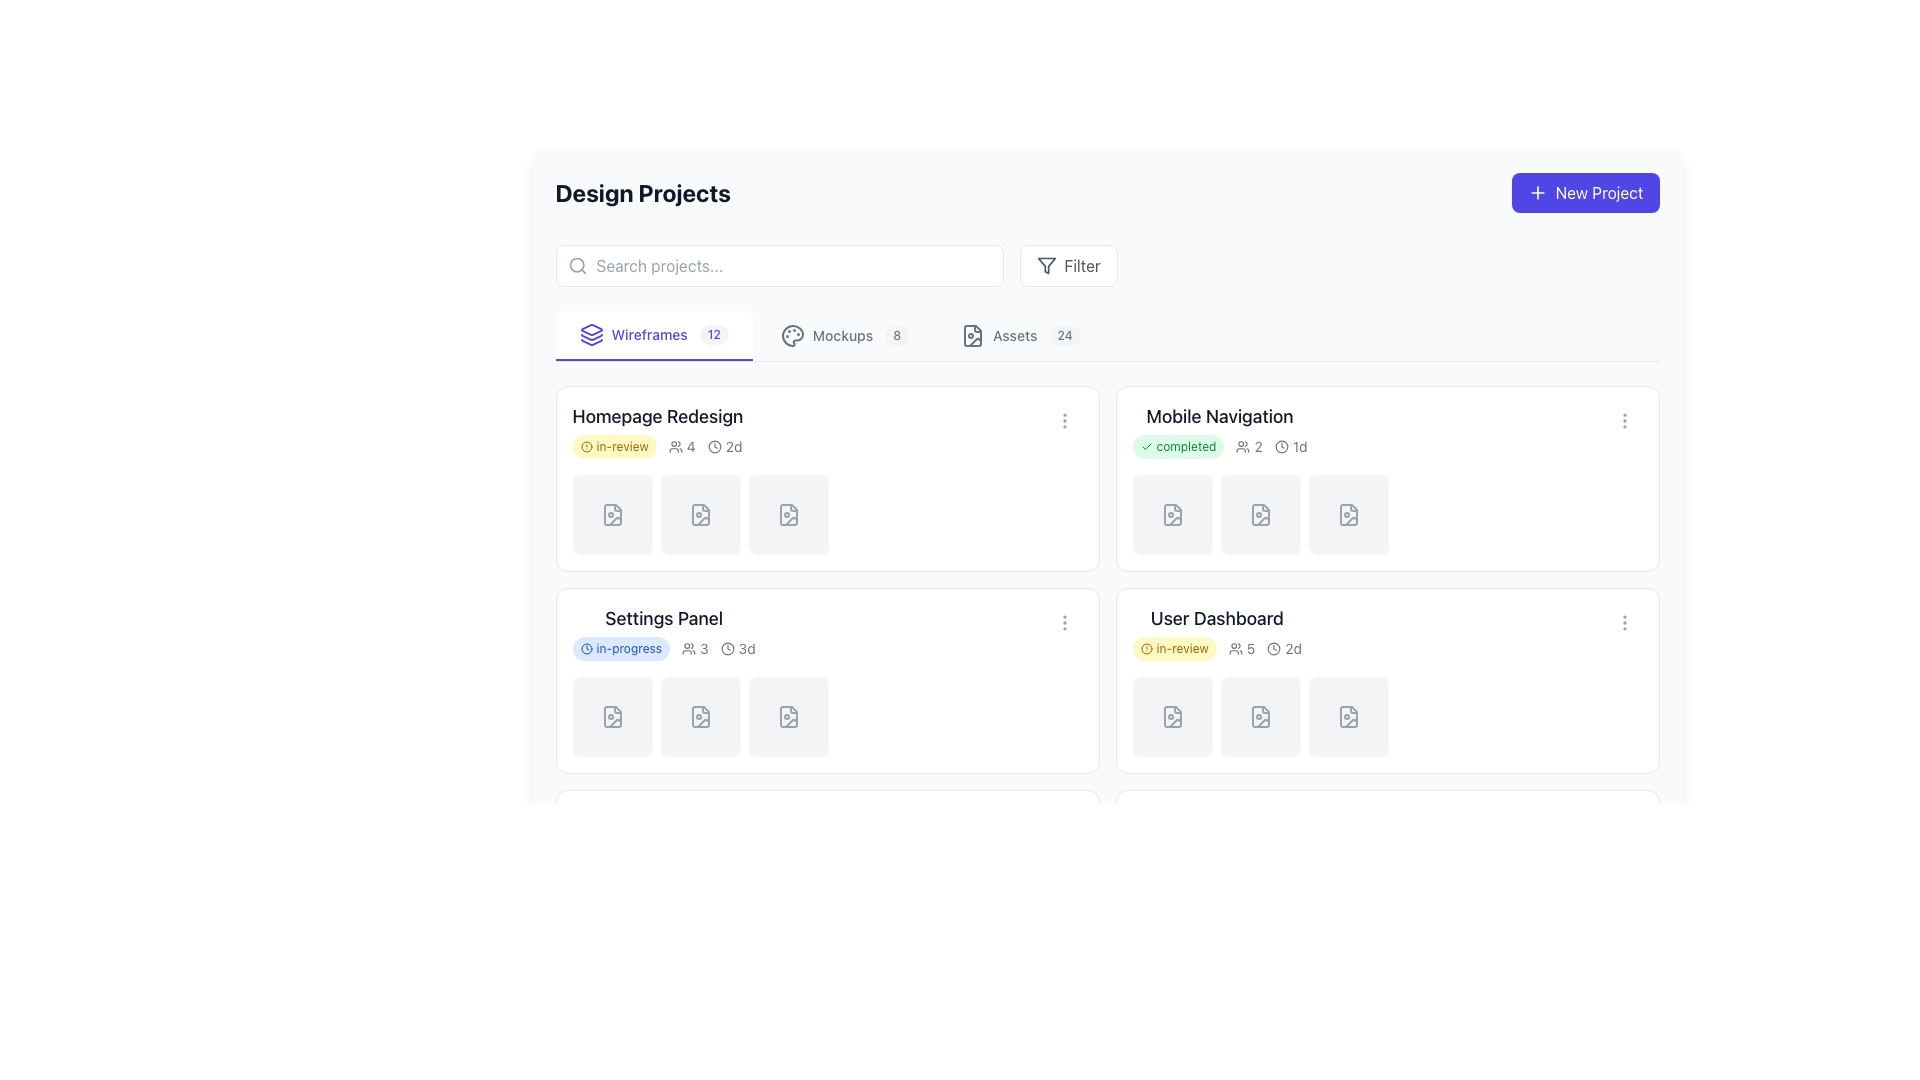 This screenshot has height=1080, width=1920. What do you see at coordinates (726, 648) in the screenshot?
I see `the clock icon located in the 'Settings Panel' card, positioned to the right of the text '3d'` at bounding box center [726, 648].